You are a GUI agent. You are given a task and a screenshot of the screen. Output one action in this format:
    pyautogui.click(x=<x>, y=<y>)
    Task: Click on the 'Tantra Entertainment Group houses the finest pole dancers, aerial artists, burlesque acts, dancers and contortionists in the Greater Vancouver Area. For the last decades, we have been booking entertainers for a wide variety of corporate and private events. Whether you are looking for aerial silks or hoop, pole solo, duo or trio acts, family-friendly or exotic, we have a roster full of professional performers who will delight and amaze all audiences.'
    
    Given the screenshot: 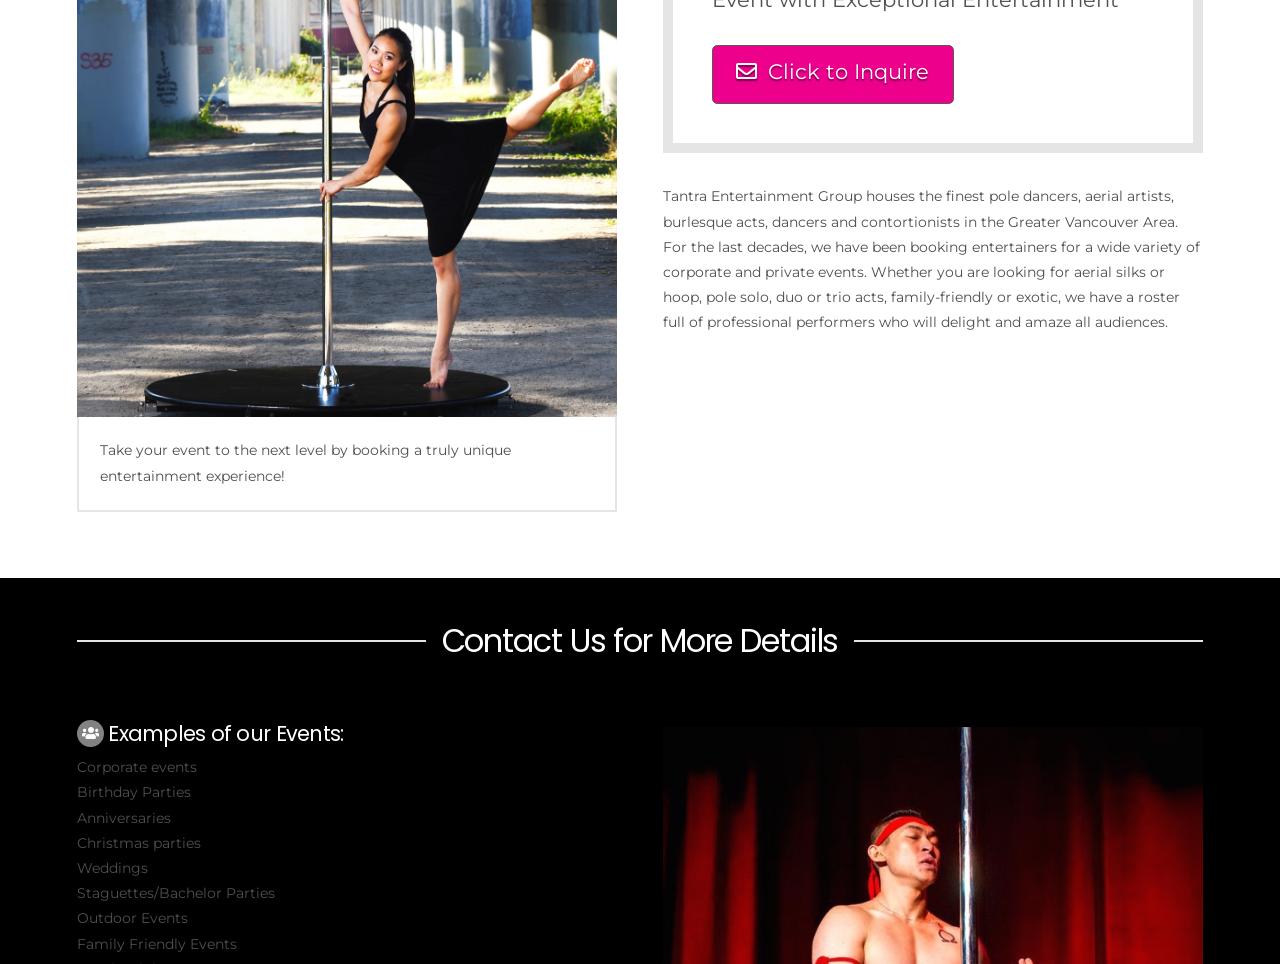 What is the action you would take?
    pyautogui.click(x=929, y=258)
    